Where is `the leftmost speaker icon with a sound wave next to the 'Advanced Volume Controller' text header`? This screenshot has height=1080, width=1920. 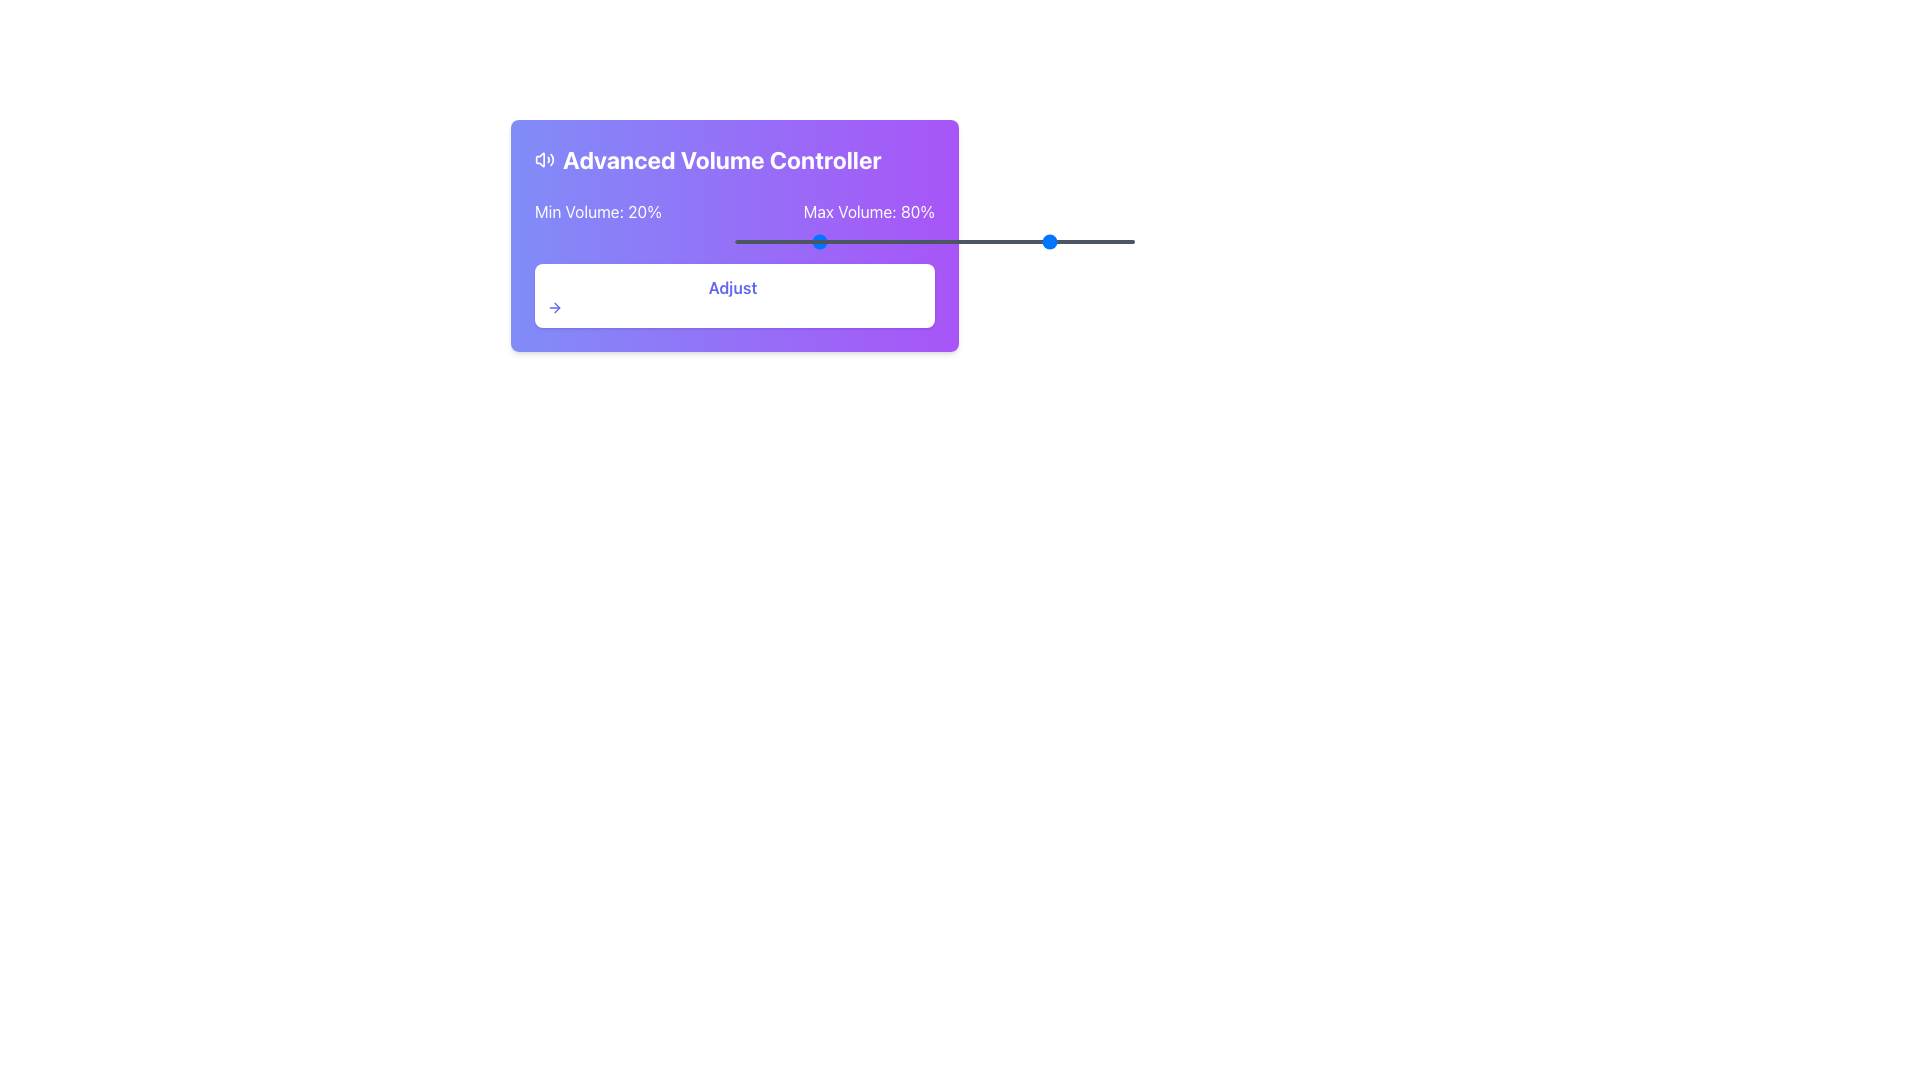
the leftmost speaker icon with a sound wave next to the 'Advanced Volume Controller' text header is located at coordinates (540, 158).